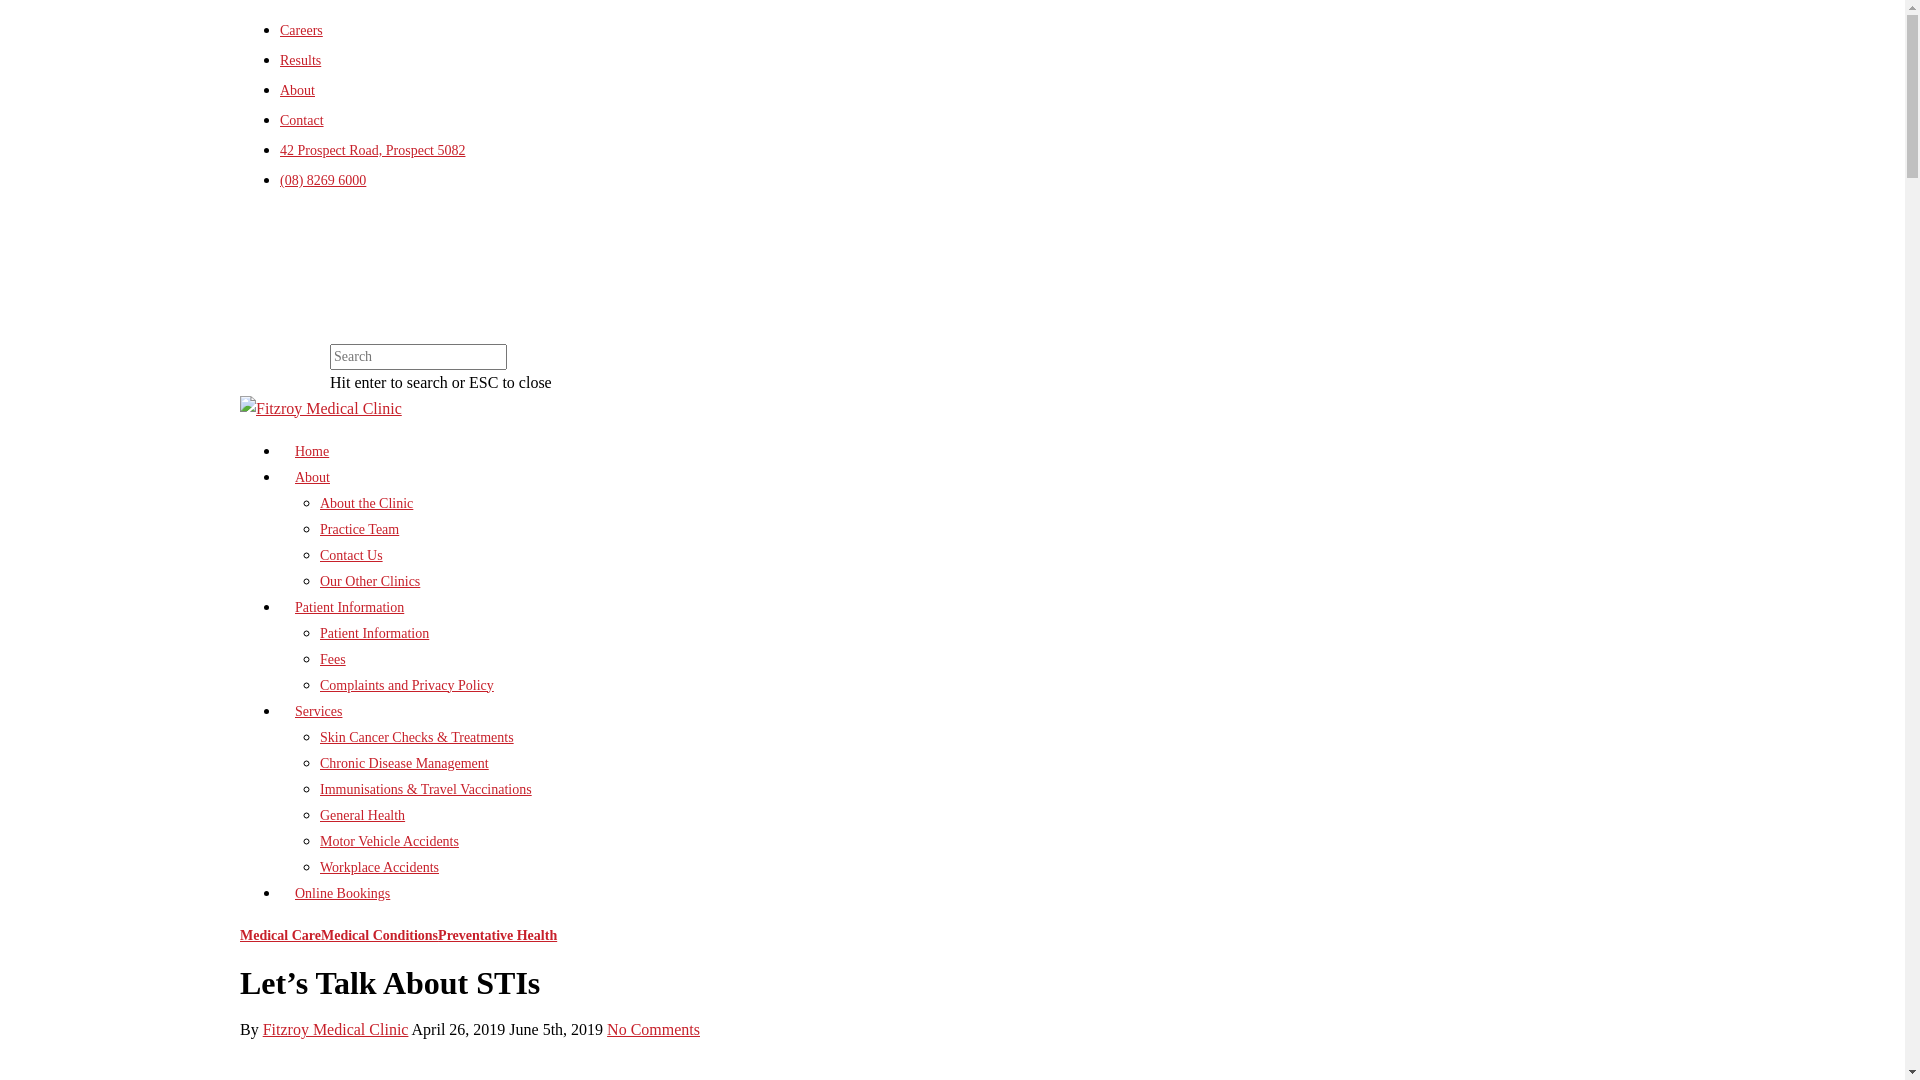 Image resolution: width=1920 pixels, height=1080 pixels. Describe the element at coordinates (293, 451) in the screenshot. I see `'Home'` at that location.